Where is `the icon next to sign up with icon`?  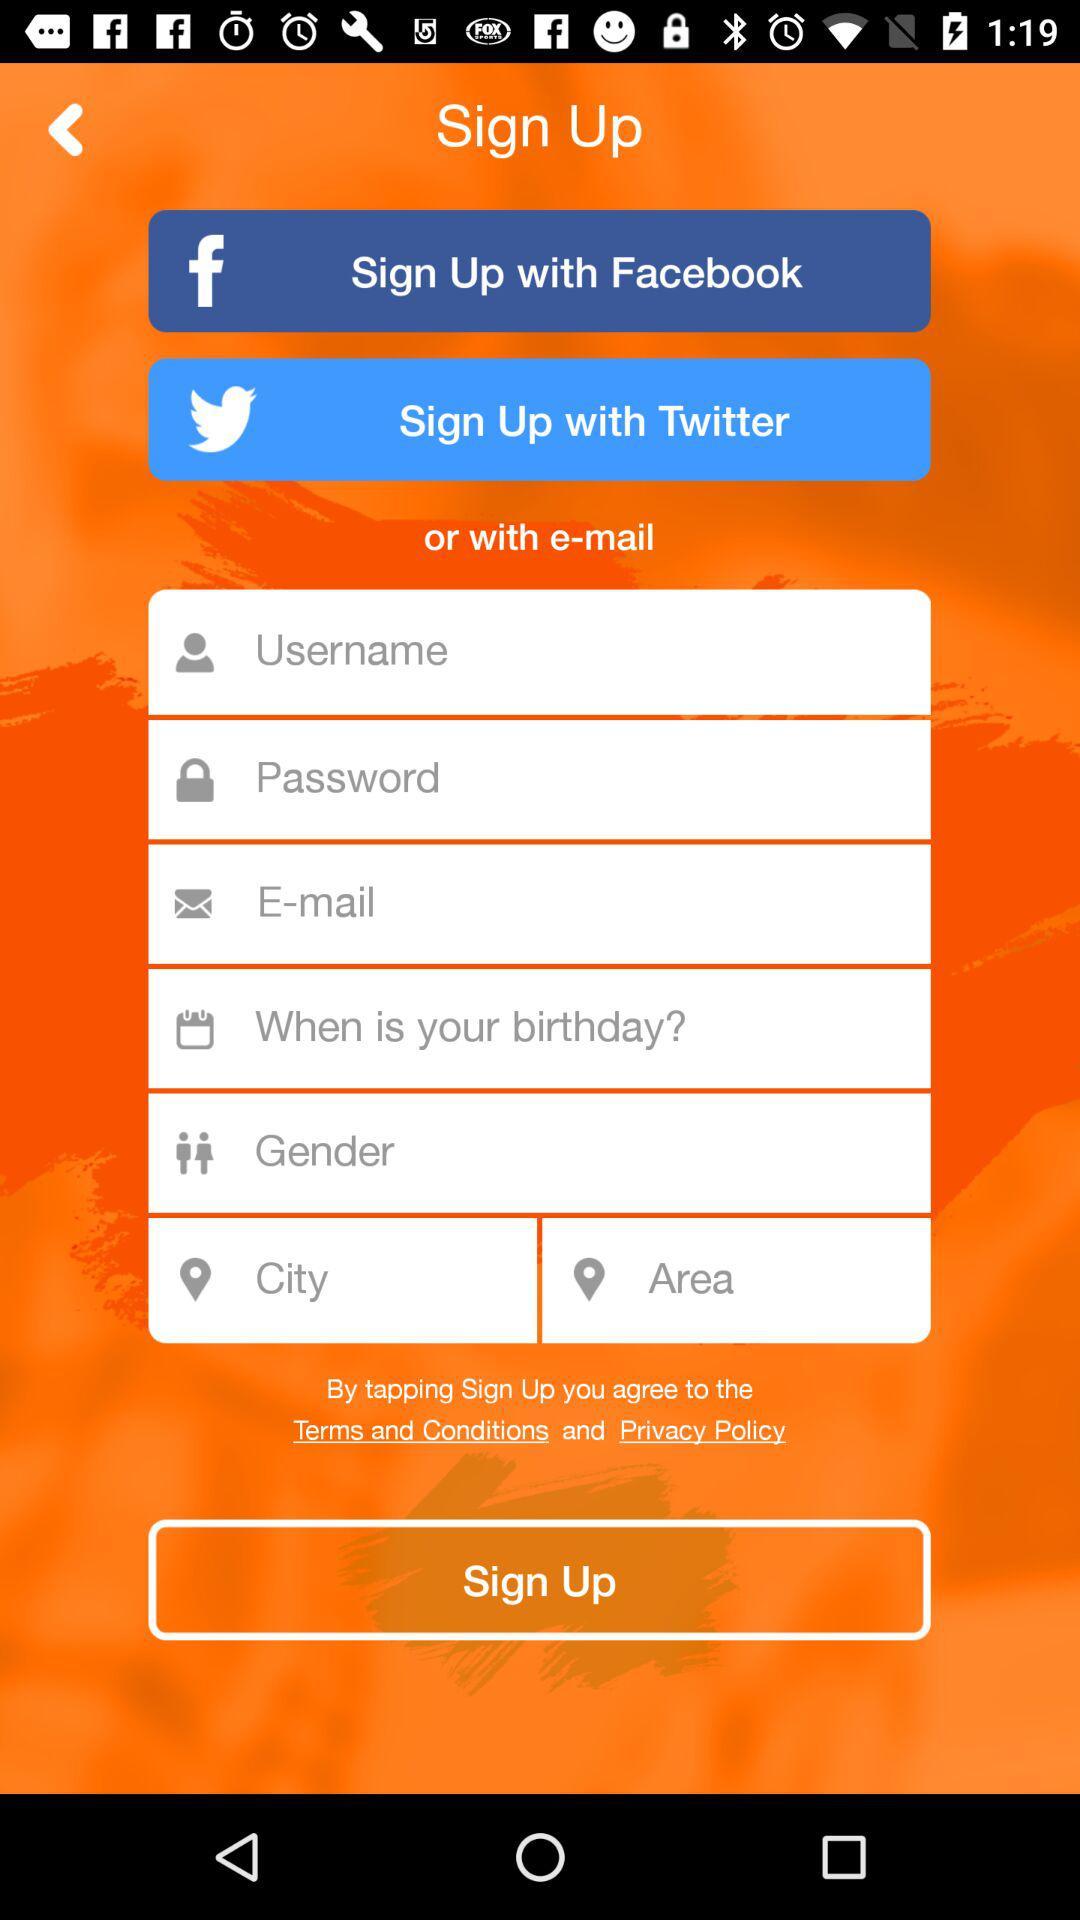 the icon next to sign up with icon is located at coordinates (65, 128).